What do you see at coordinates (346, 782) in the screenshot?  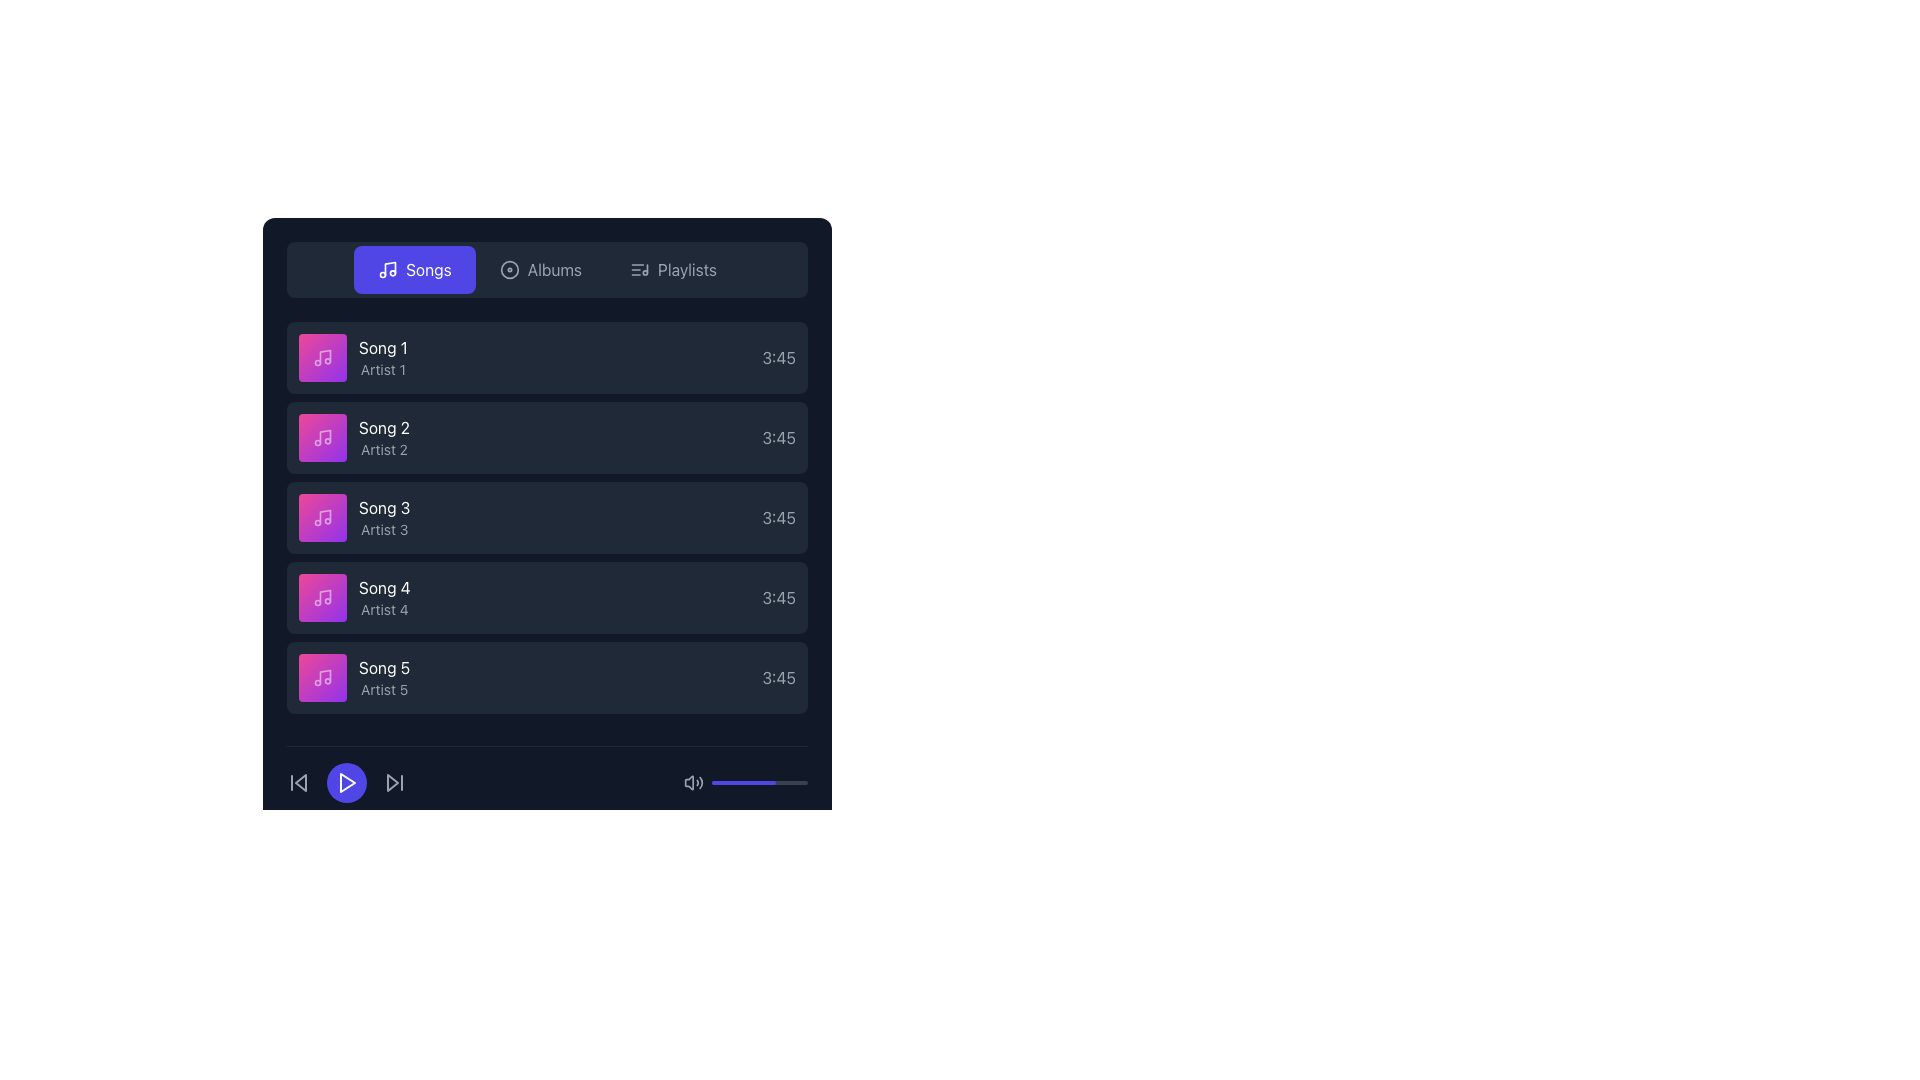 I see `the triangular play icon located in the bottom-left corner of the interface within a circular button` at bounding box center [346, 782].